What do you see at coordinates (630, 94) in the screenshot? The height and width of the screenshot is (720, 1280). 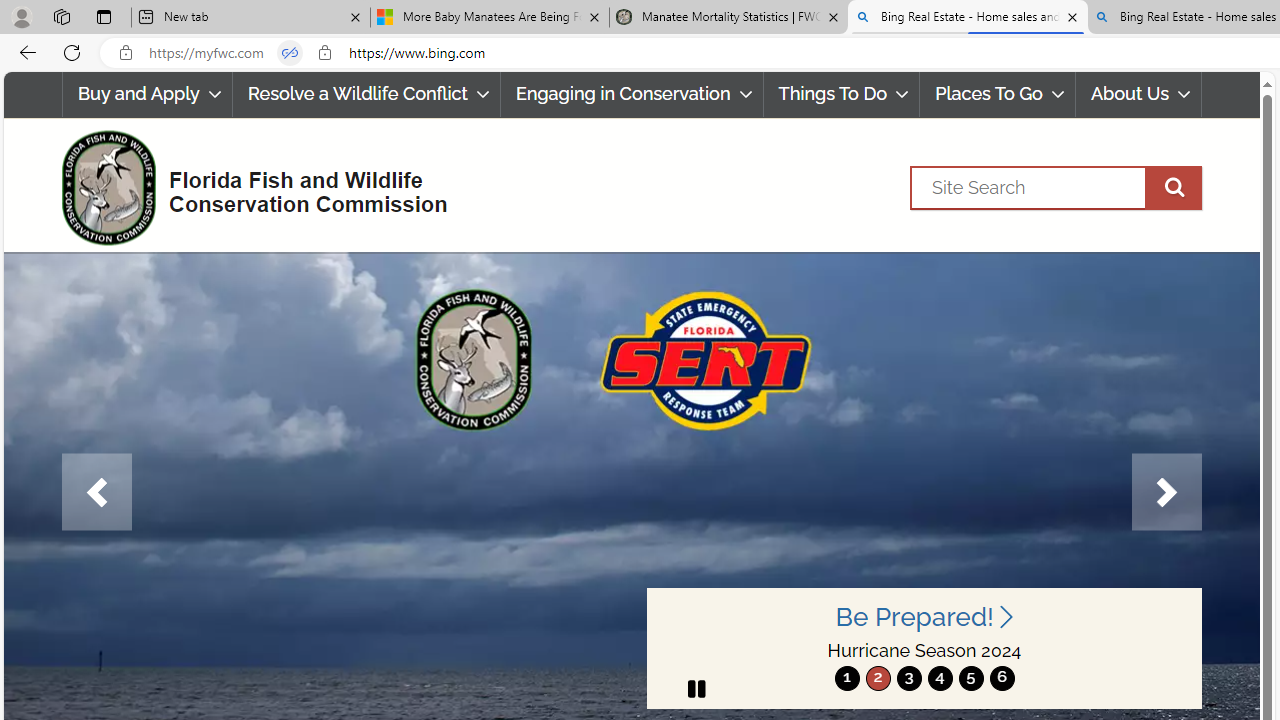 I see `'Engaging in Conservation'` at bounding box center [630, 94].